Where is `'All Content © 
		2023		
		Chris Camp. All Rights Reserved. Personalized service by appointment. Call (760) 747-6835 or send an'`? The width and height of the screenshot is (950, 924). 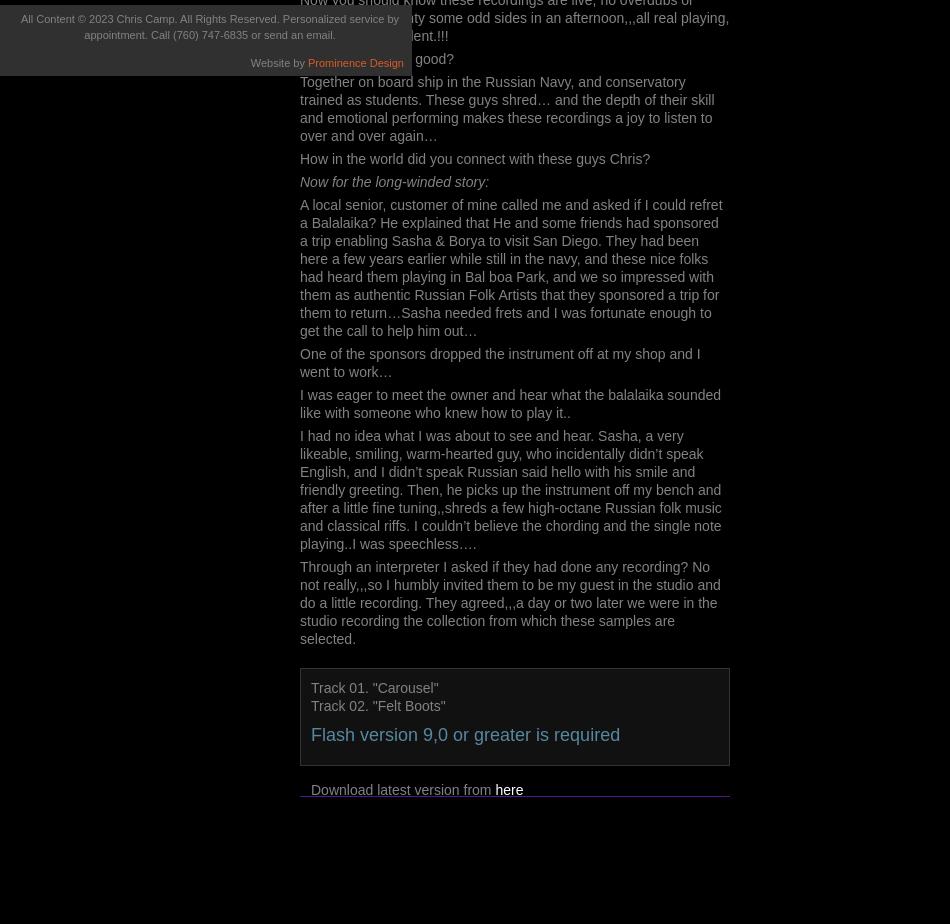
'All Content © 
		2023		
		Chris Camp. All Rights Reserved. Personalized service by appointment. Call (760) 747-6835 or send an' is located at coordinates (210, 26).